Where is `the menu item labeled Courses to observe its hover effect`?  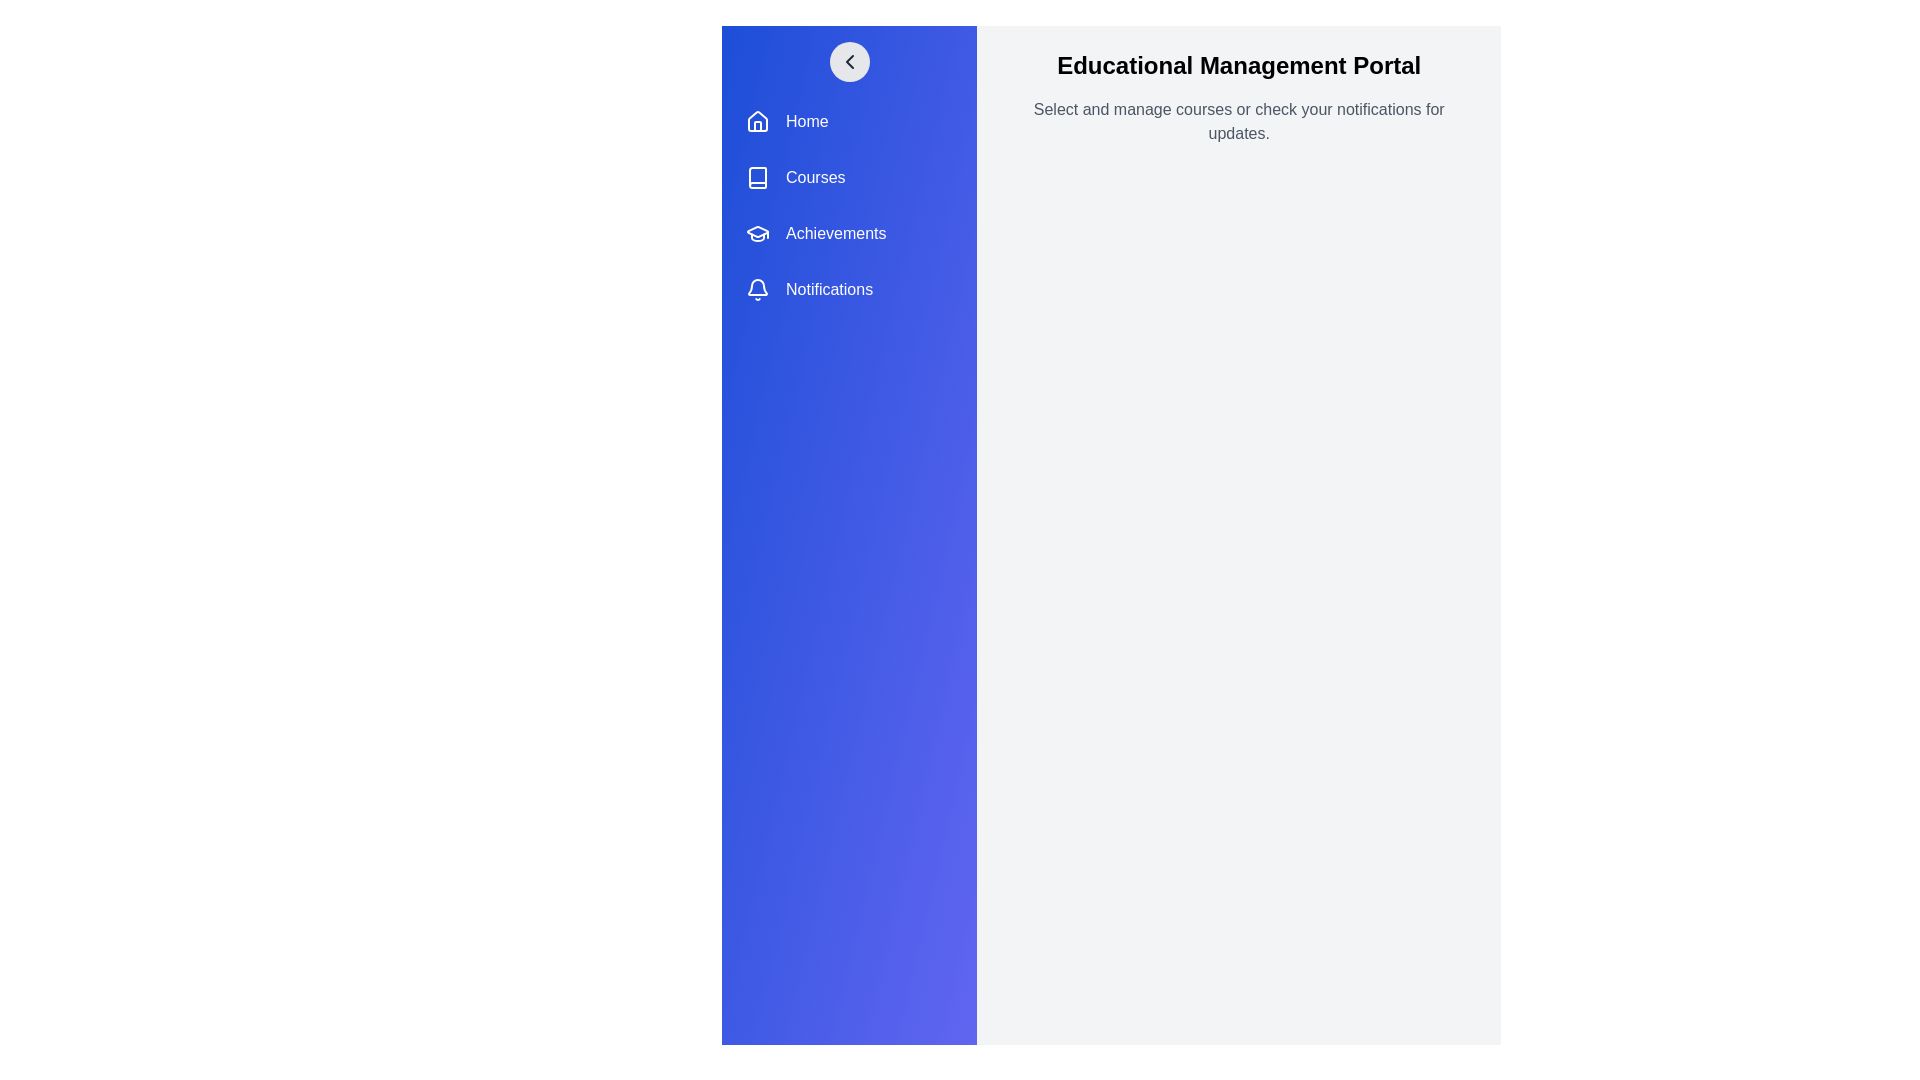
the menu item labeled Courses to observe its hover effect is located at coordinates (849, 176).